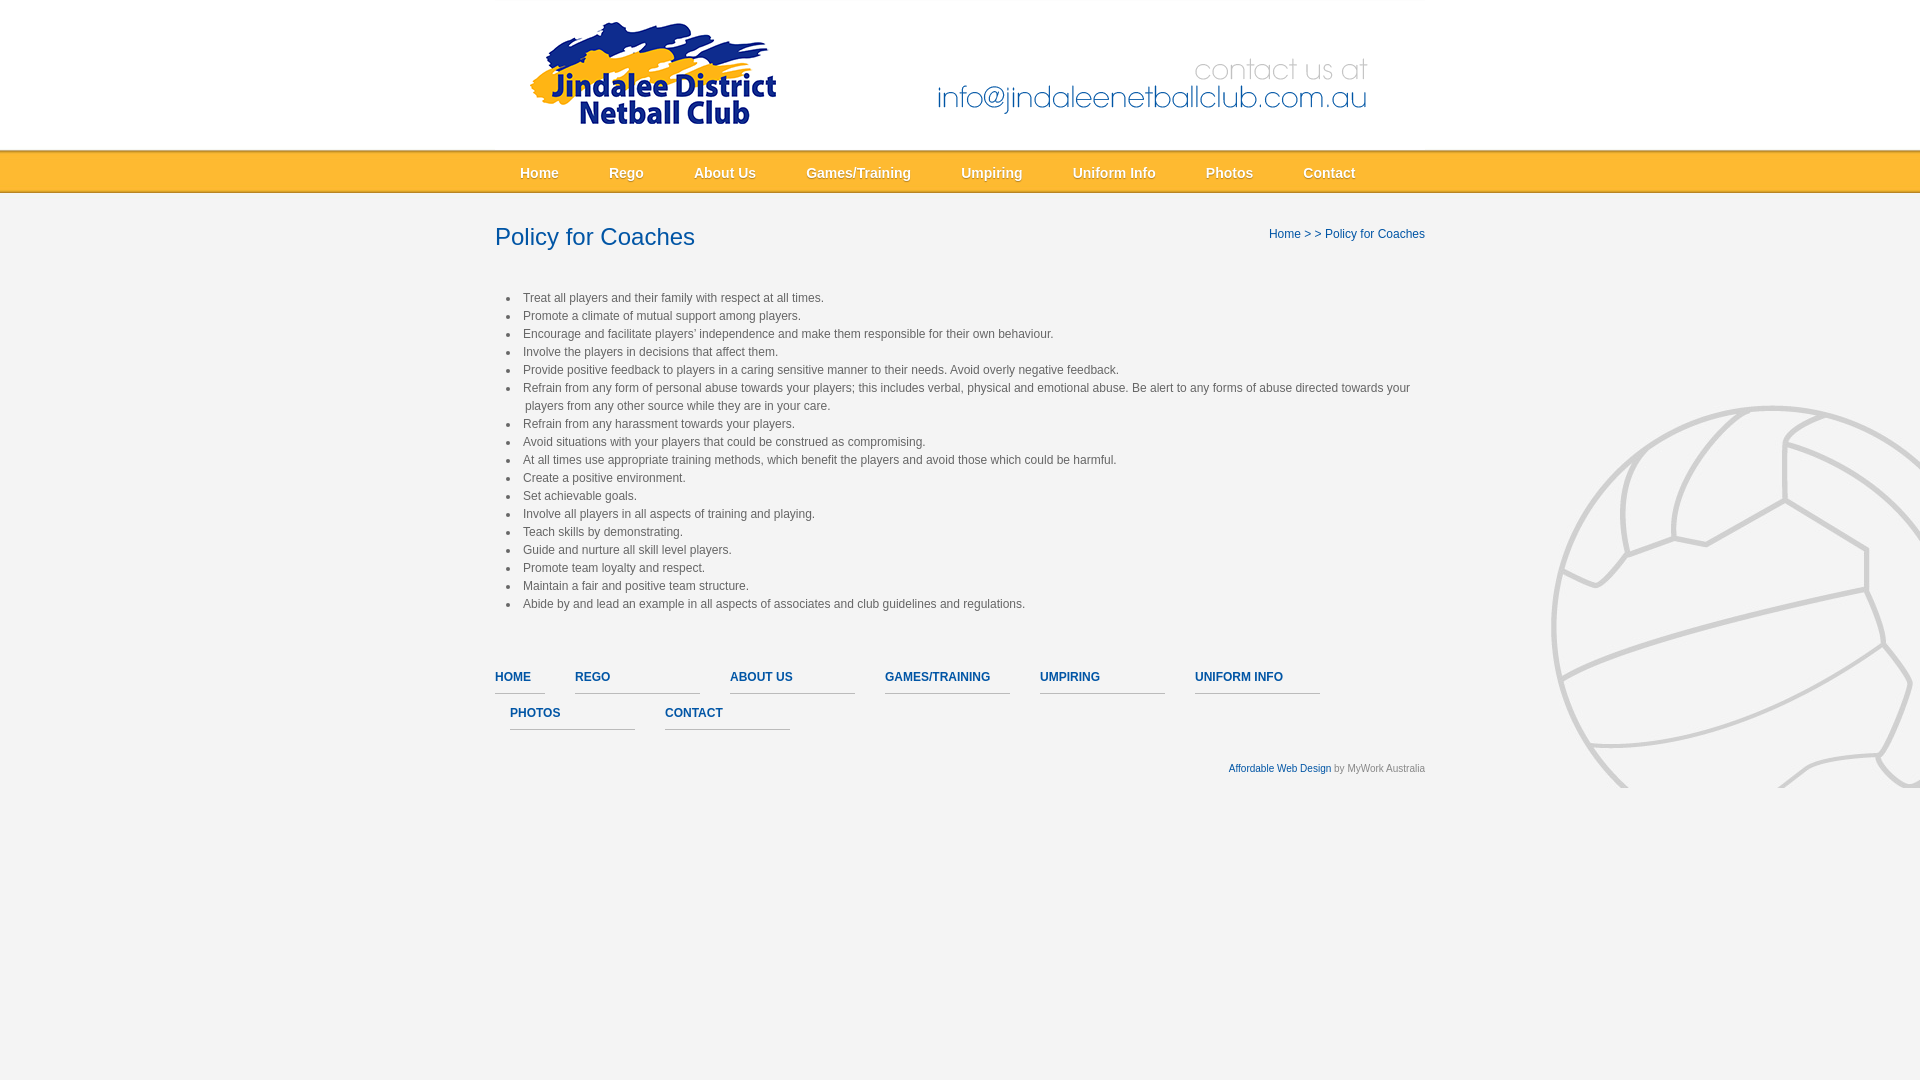  What do you see at coordinates (936, 676) in the screenshot?
I see `'GAMES/TRAINING'` at bounding box center [936, 676].